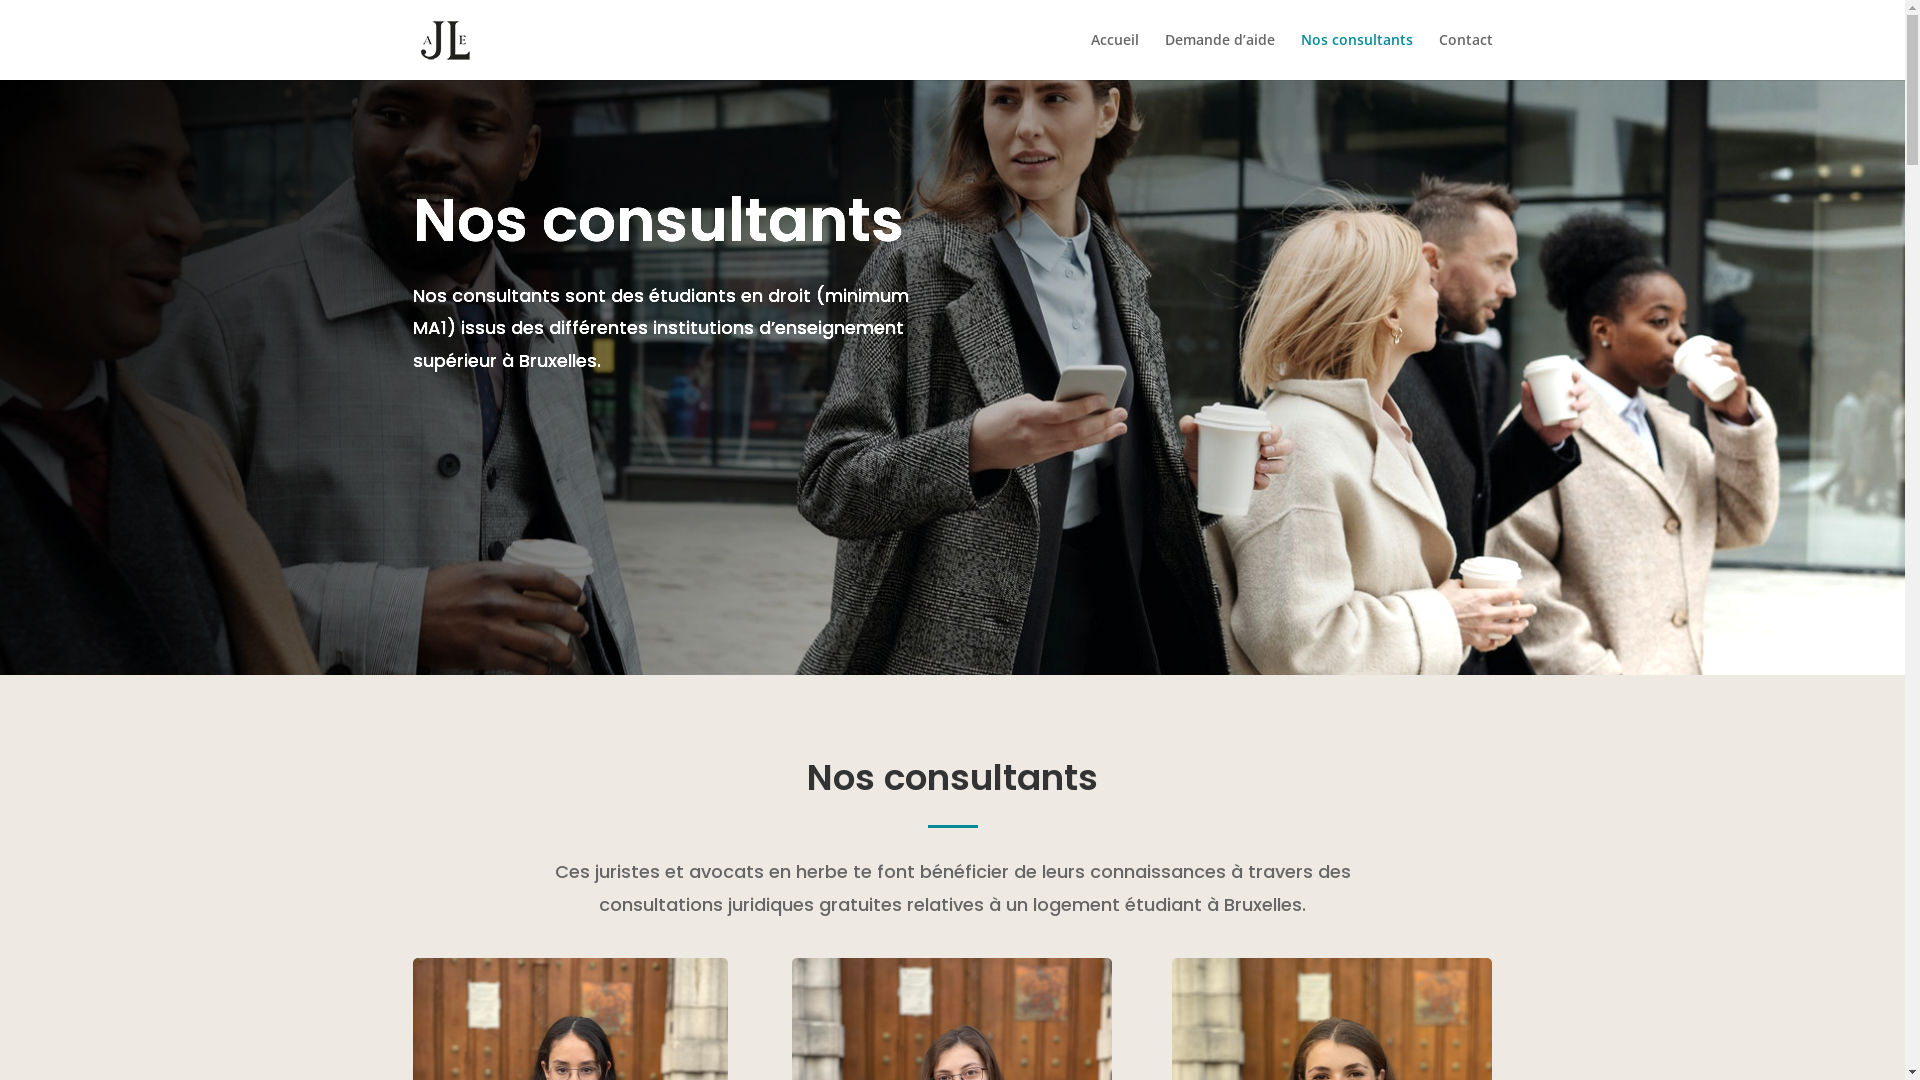 The width and height of the screenshot is (1920, 1080). Describe the element at coordinates (1088, 55) in the screenshot. I see `'Accueil'` at that location.